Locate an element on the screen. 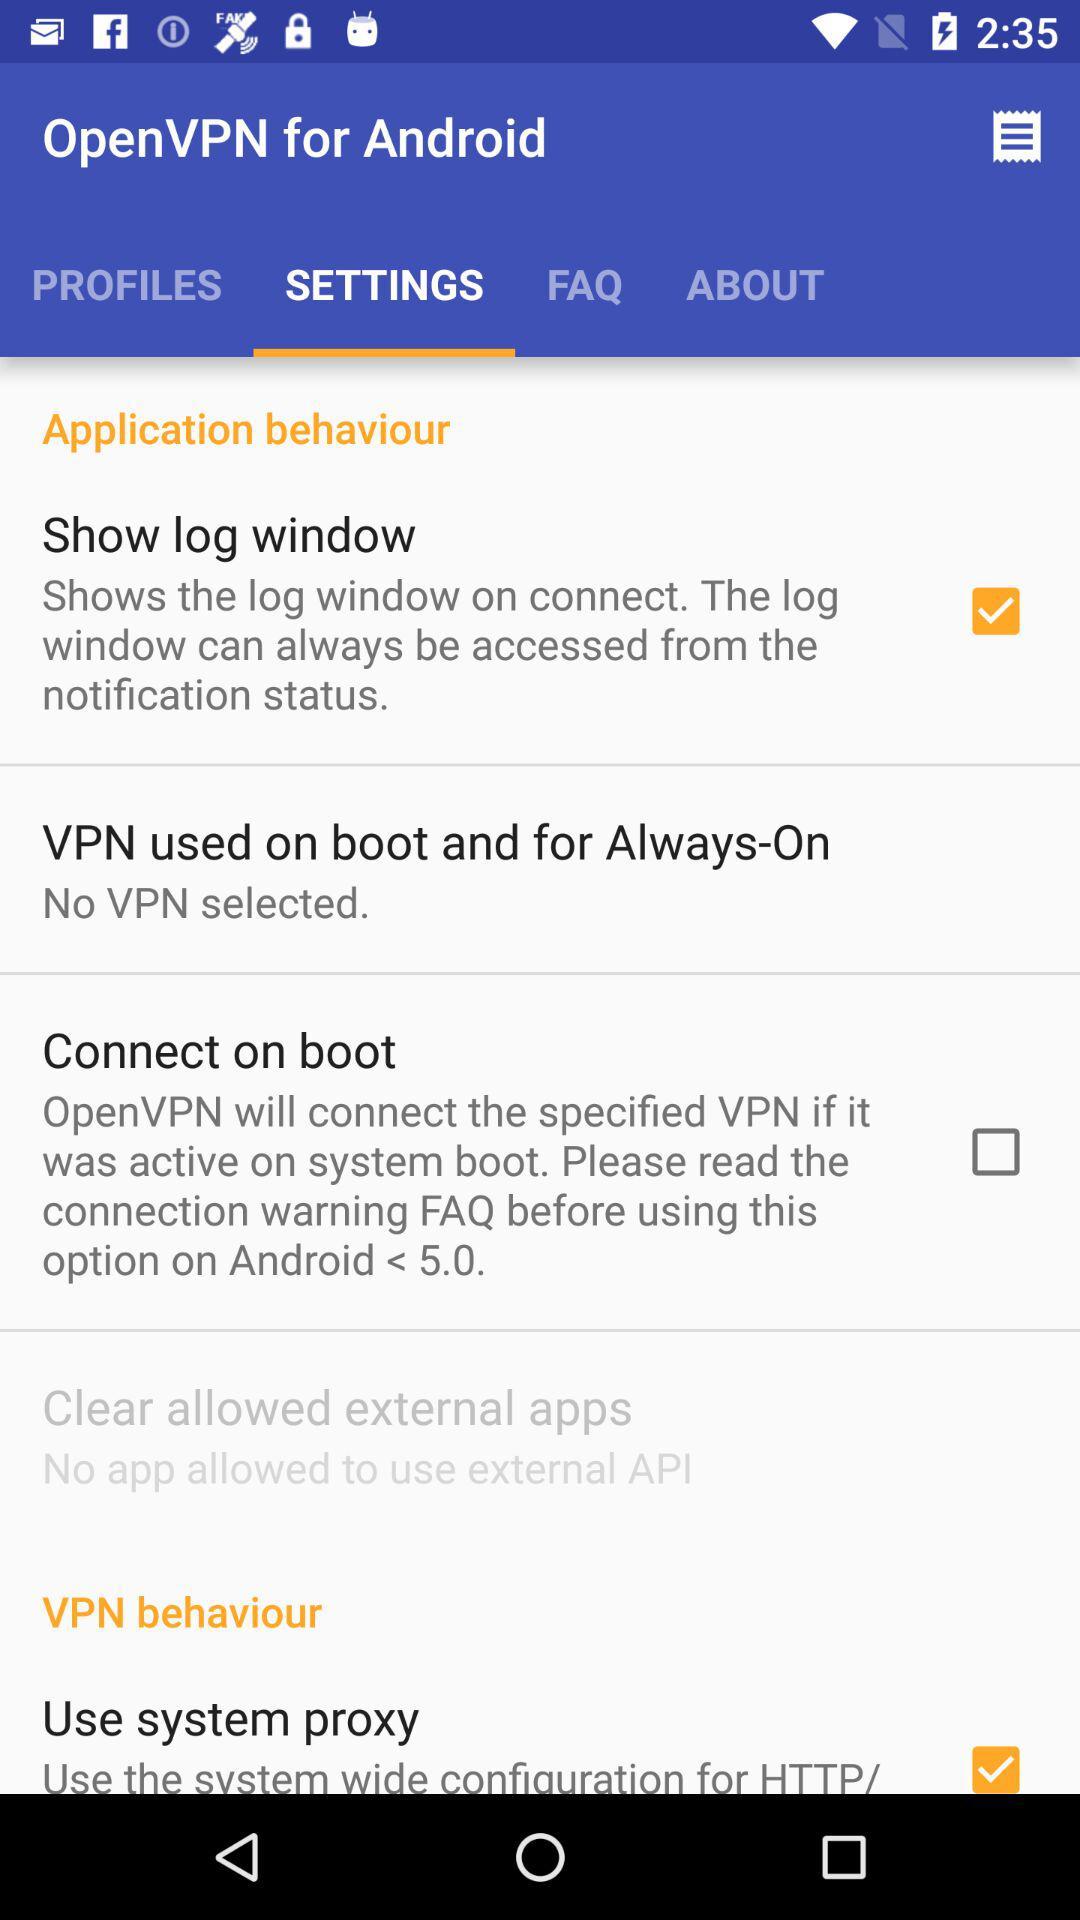 This screenshot has height=1920, width=1080. the profiles item is located at coordinates (126, 282).